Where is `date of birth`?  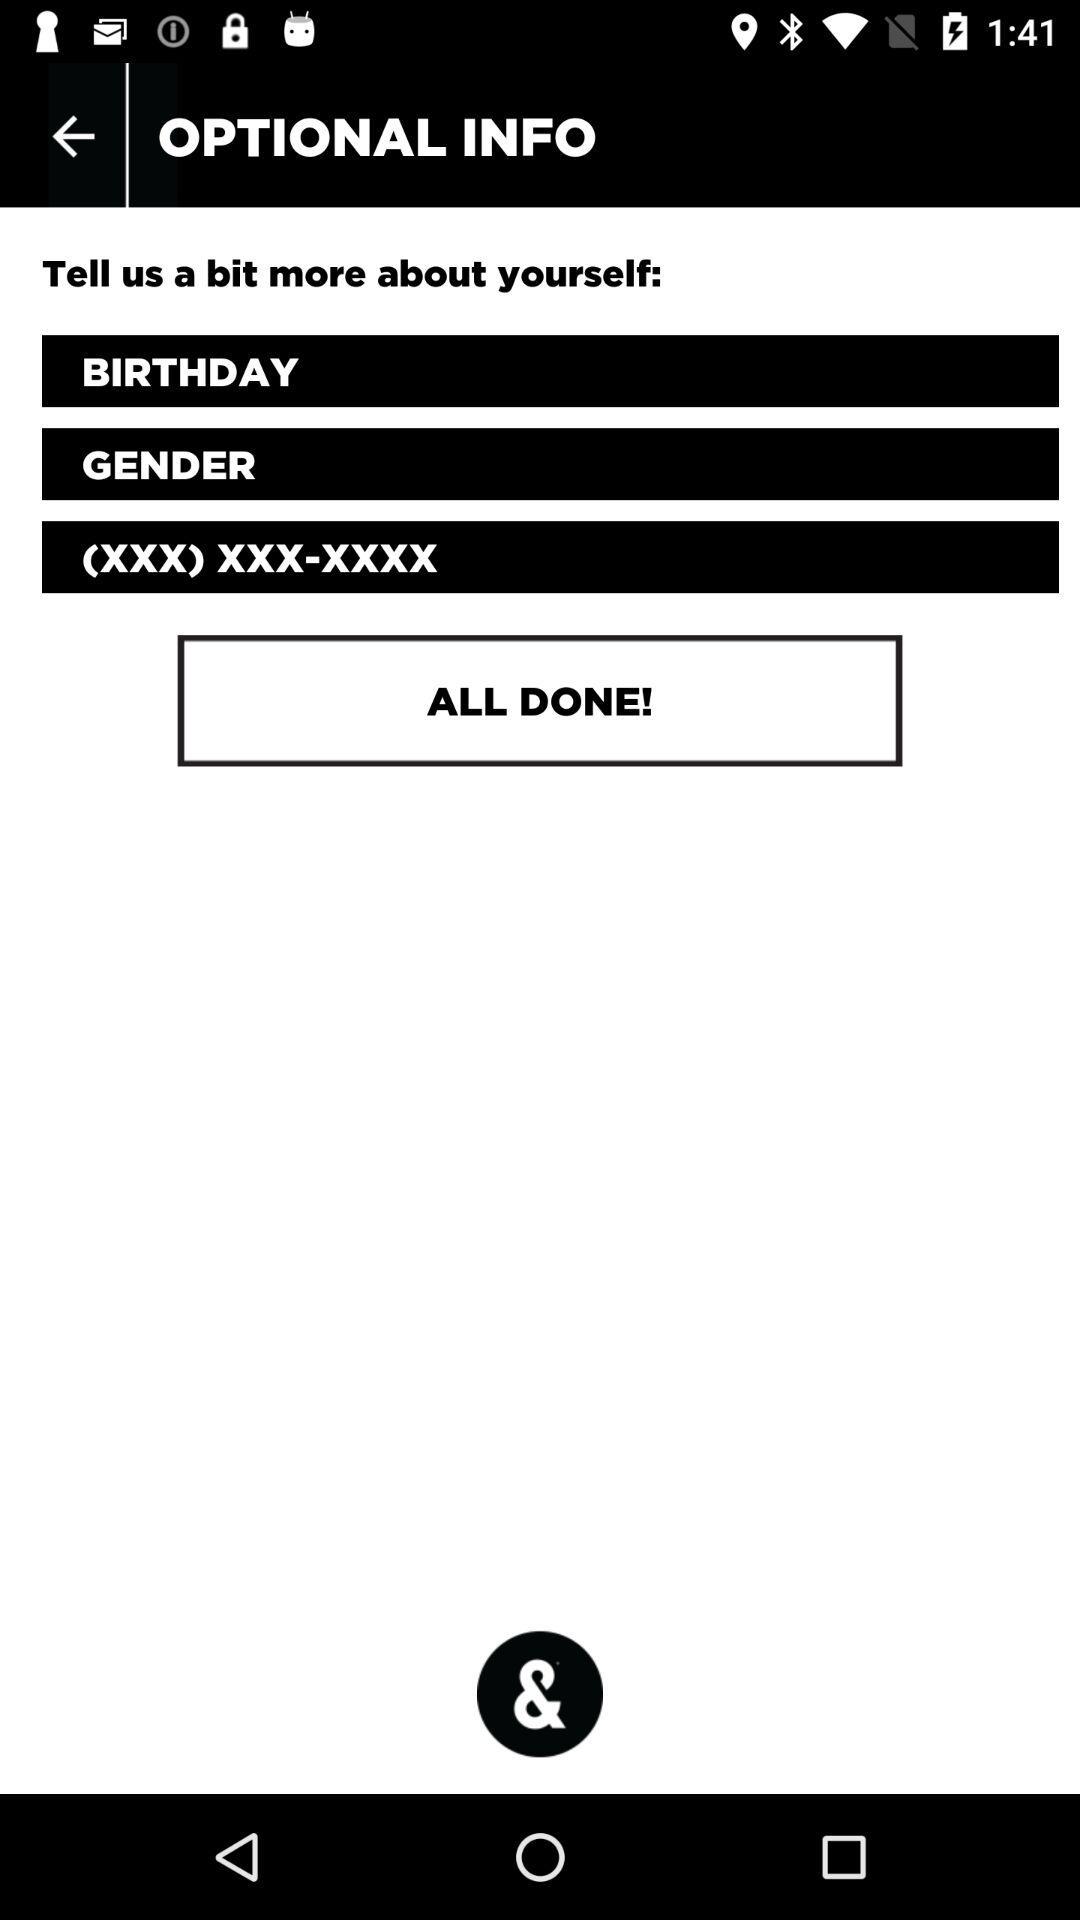
date of birth is located at coordinates (550, 371).